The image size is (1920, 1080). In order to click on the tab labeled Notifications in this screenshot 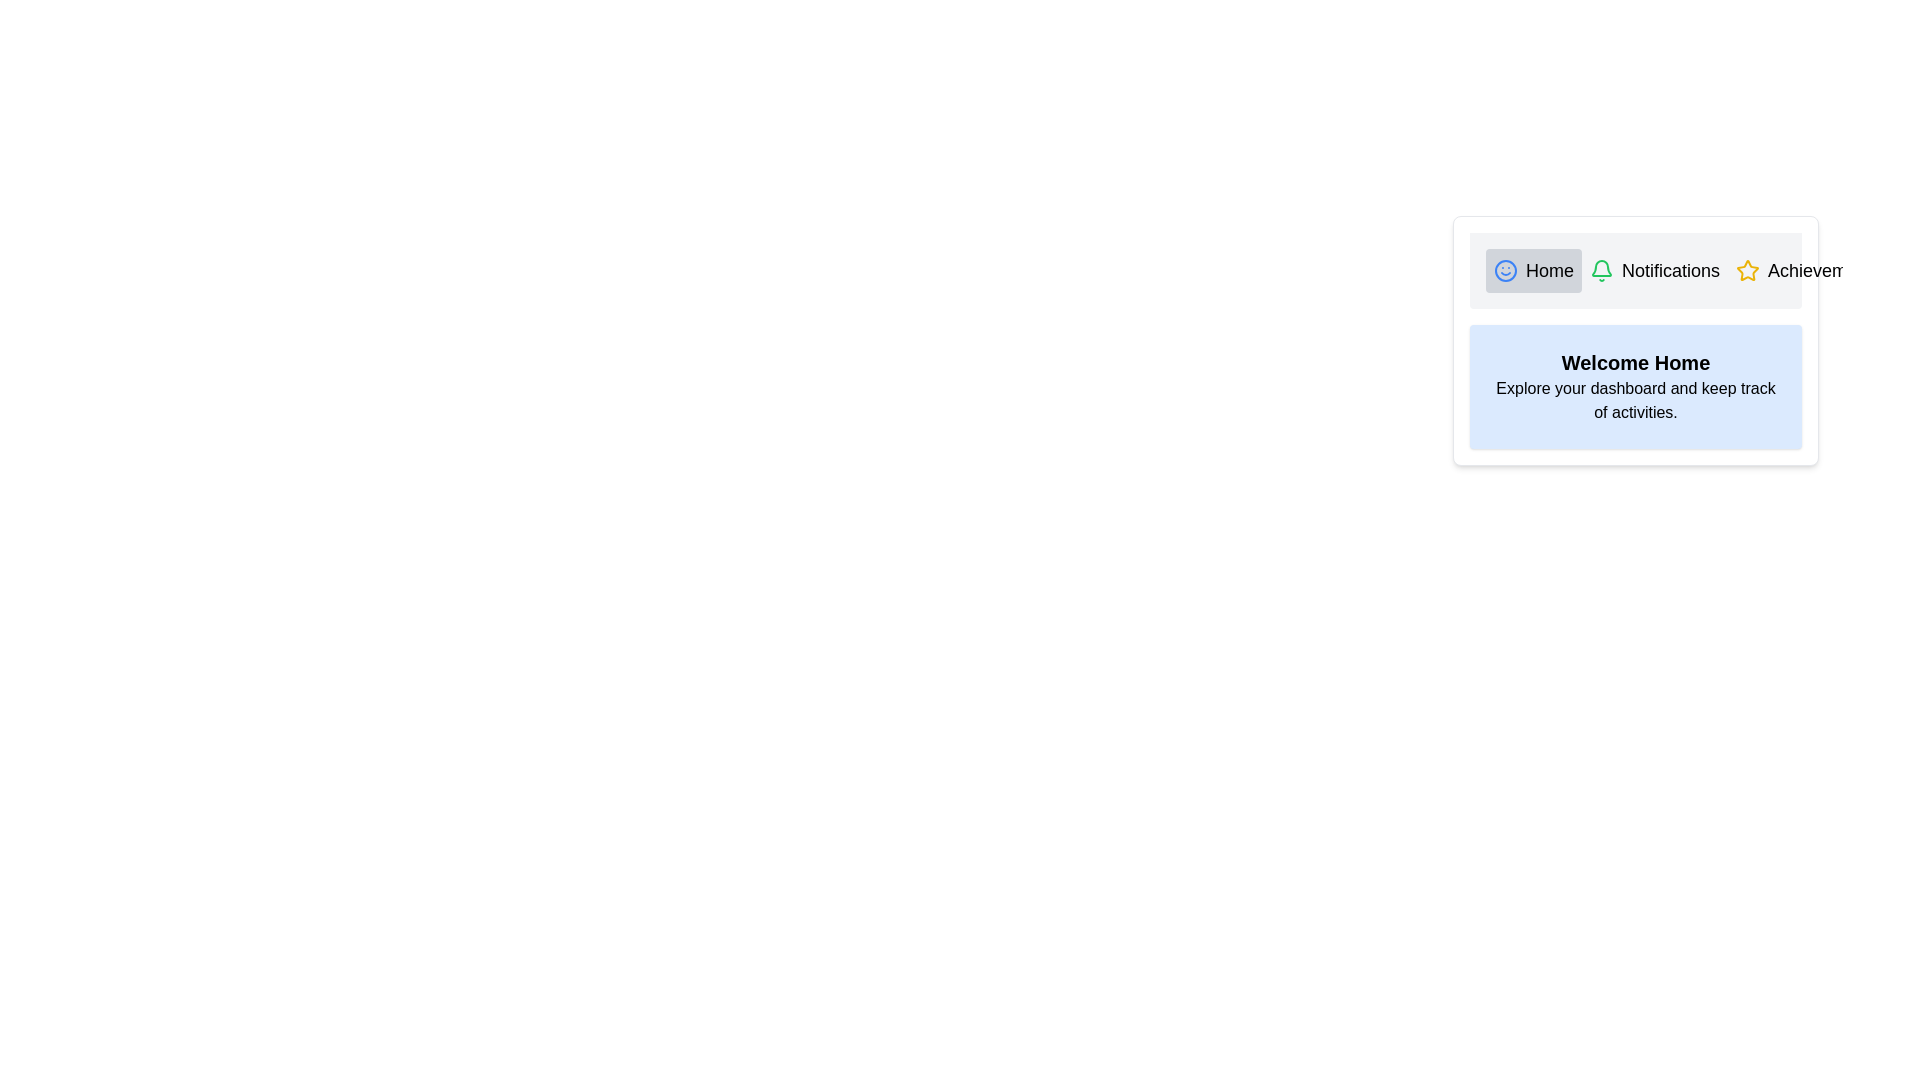, I will do `click(1655, 270)`.